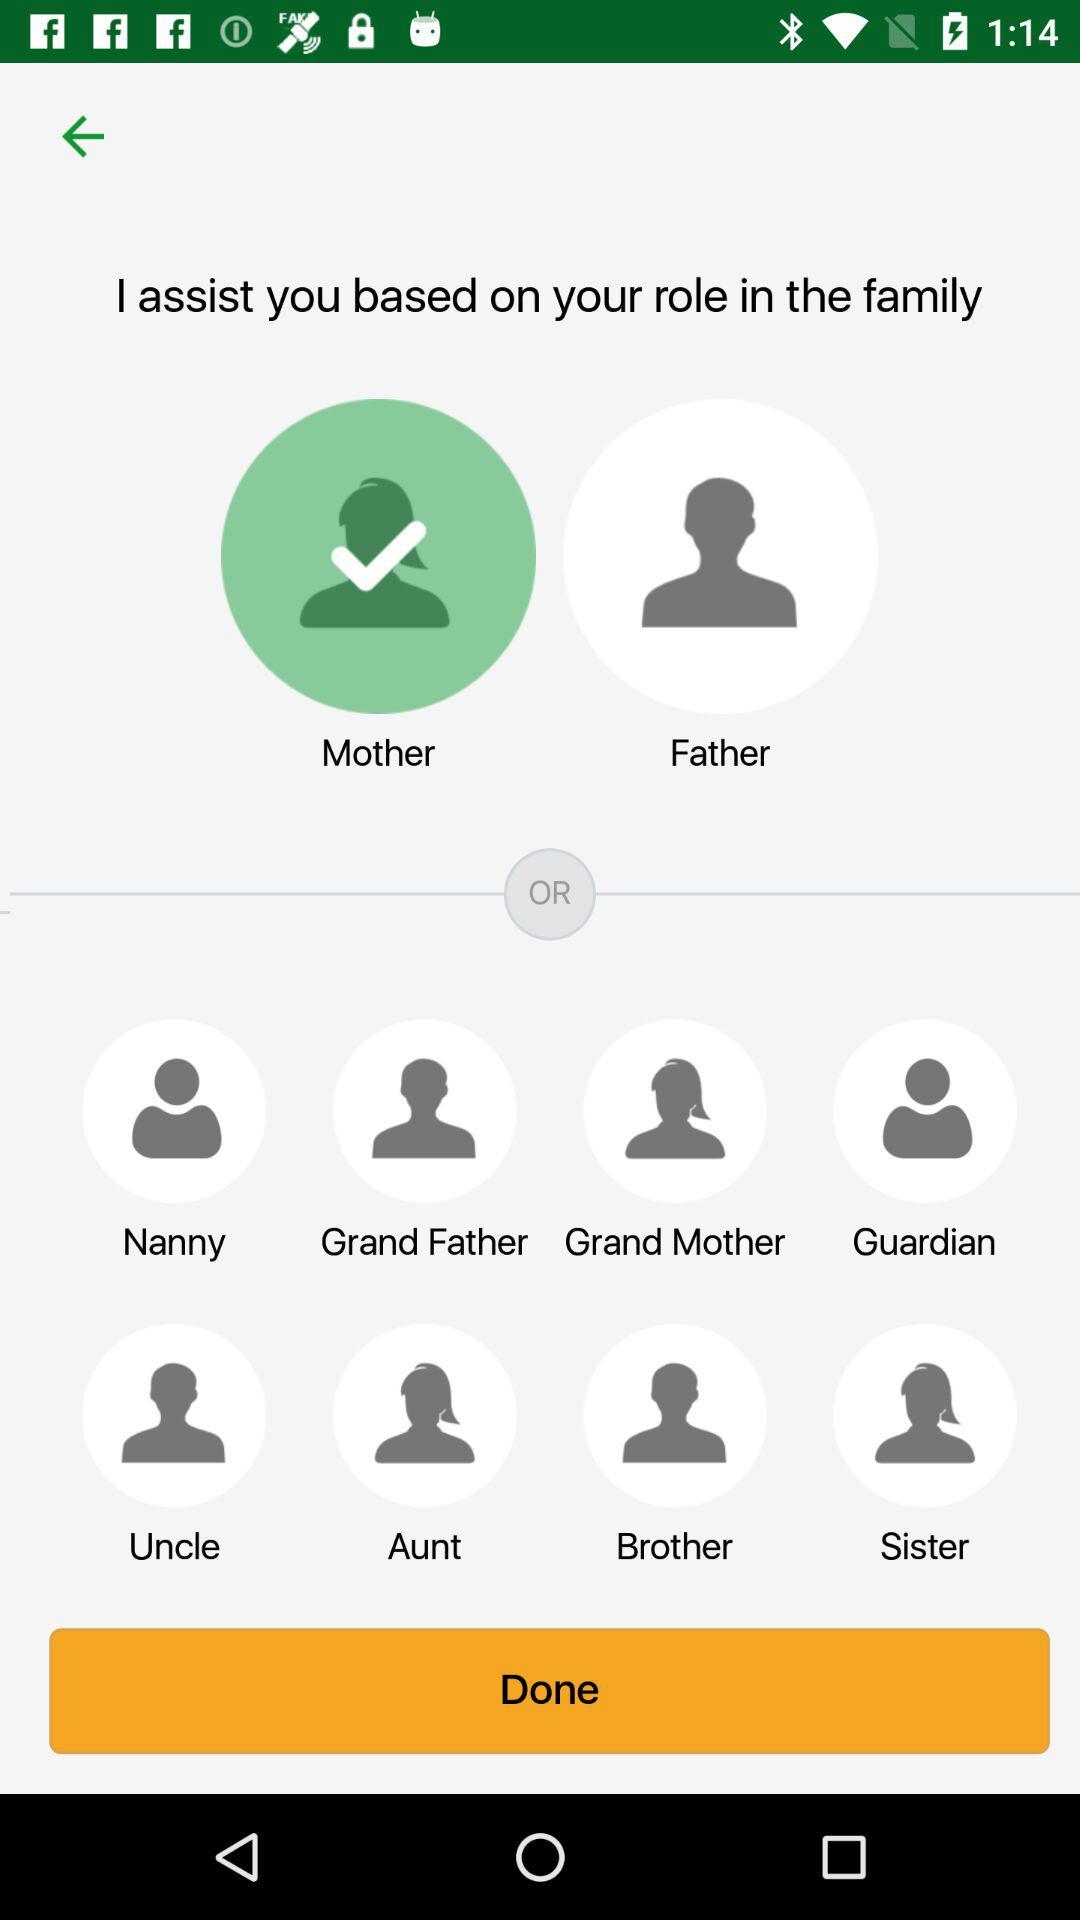 This screenshot has height=1920, width=1080. What do you see at coordinates (414, 1414) in the screenshot?
I see `icon above the aunt` at bounding box center [414, 1414].